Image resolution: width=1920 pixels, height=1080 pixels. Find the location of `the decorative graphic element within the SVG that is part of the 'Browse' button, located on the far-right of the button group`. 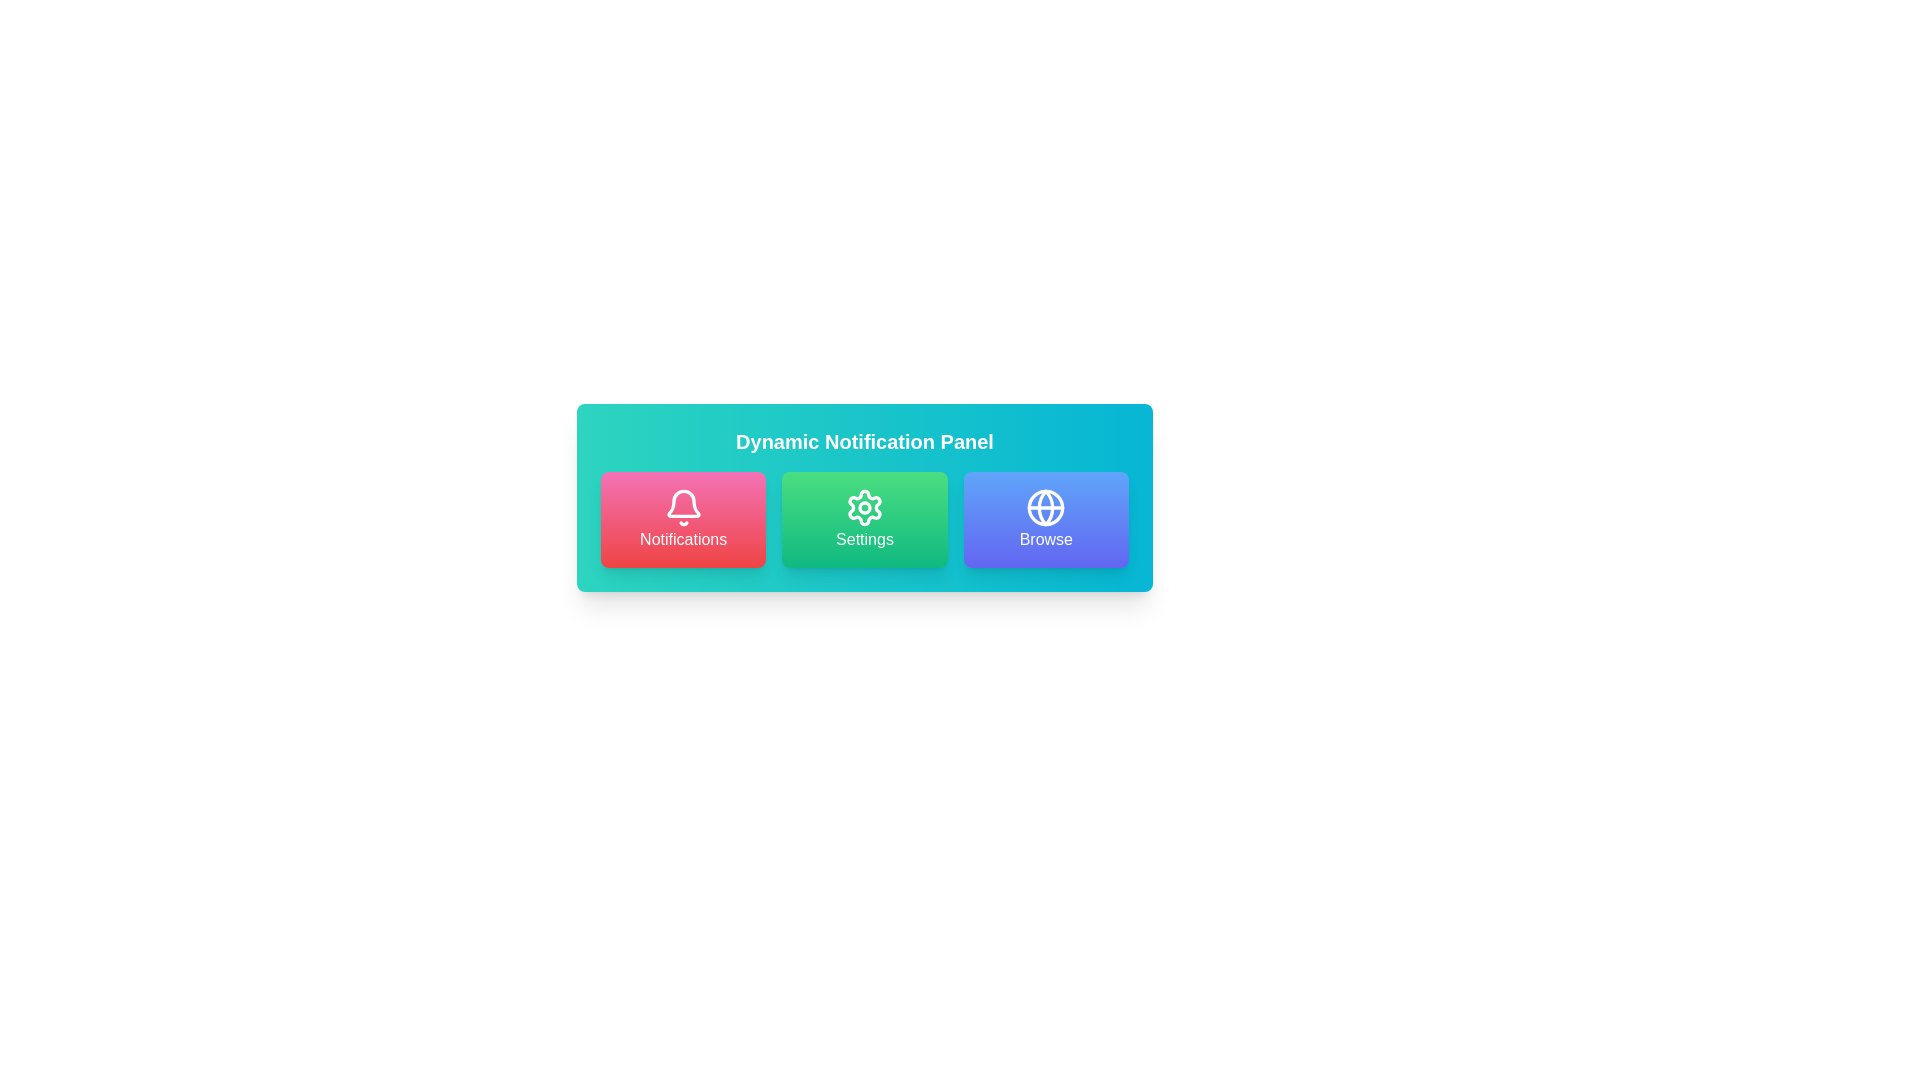

the decorative graphic element within the SVG that is part of the 'Browse' button, located on the far-right of the button group is located at coordinates (1045, 507).